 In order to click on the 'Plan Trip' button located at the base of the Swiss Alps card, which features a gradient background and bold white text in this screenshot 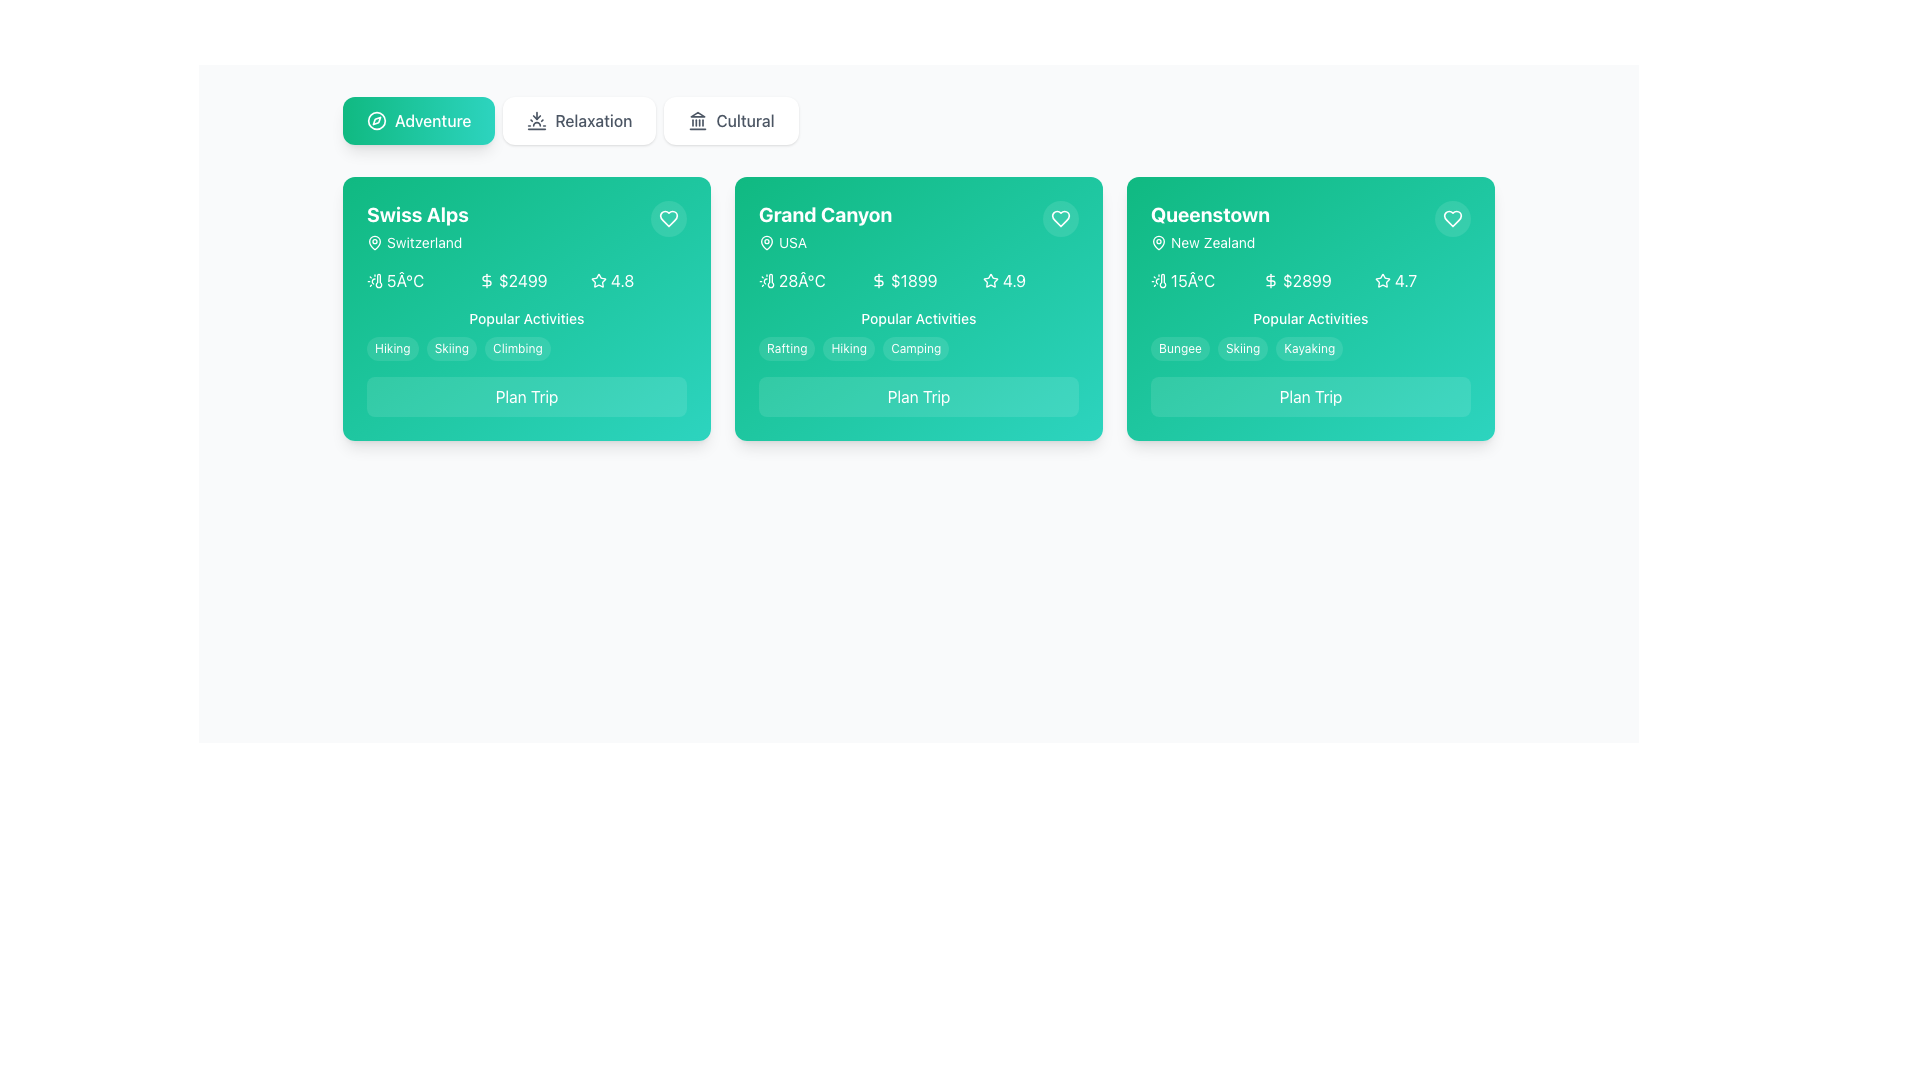, I will do `click(527, 397)`.